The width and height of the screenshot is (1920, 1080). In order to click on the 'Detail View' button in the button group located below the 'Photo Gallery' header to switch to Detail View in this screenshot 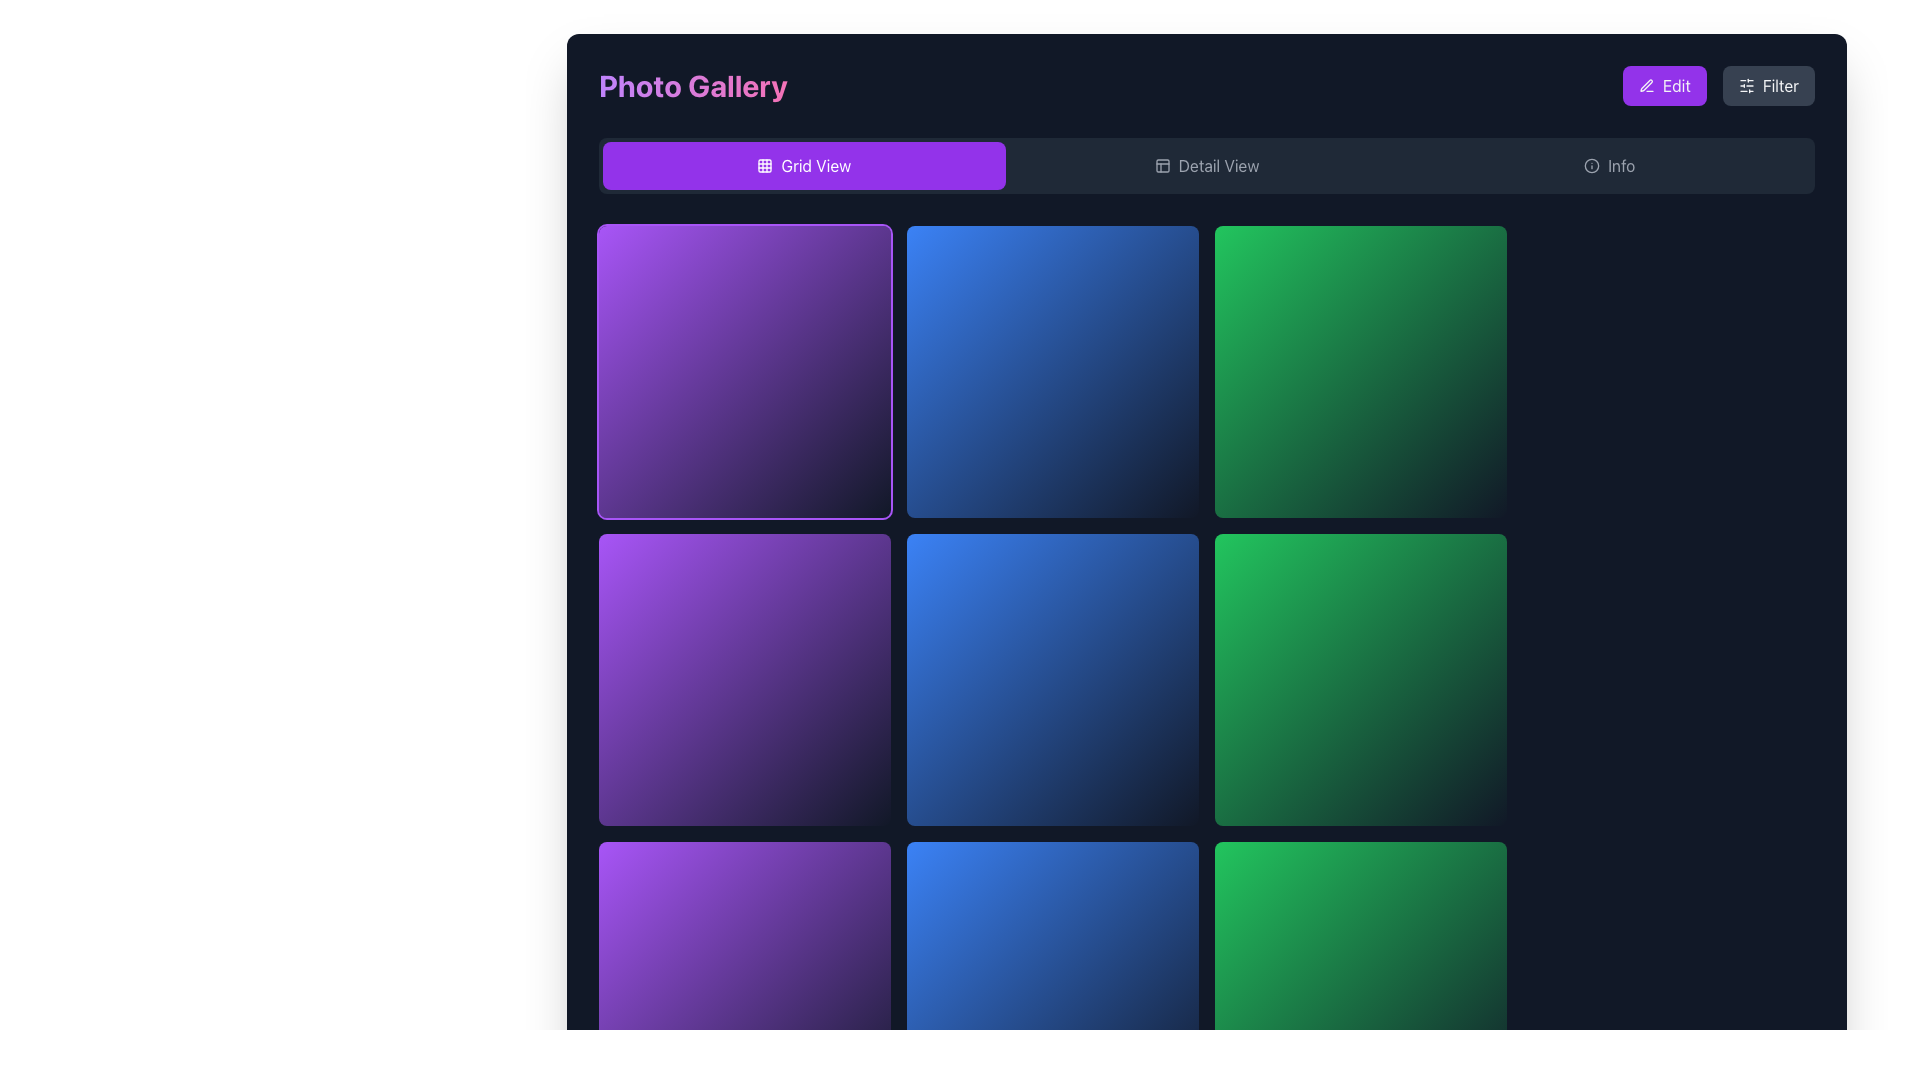, I will do `click(1205, 164)`.